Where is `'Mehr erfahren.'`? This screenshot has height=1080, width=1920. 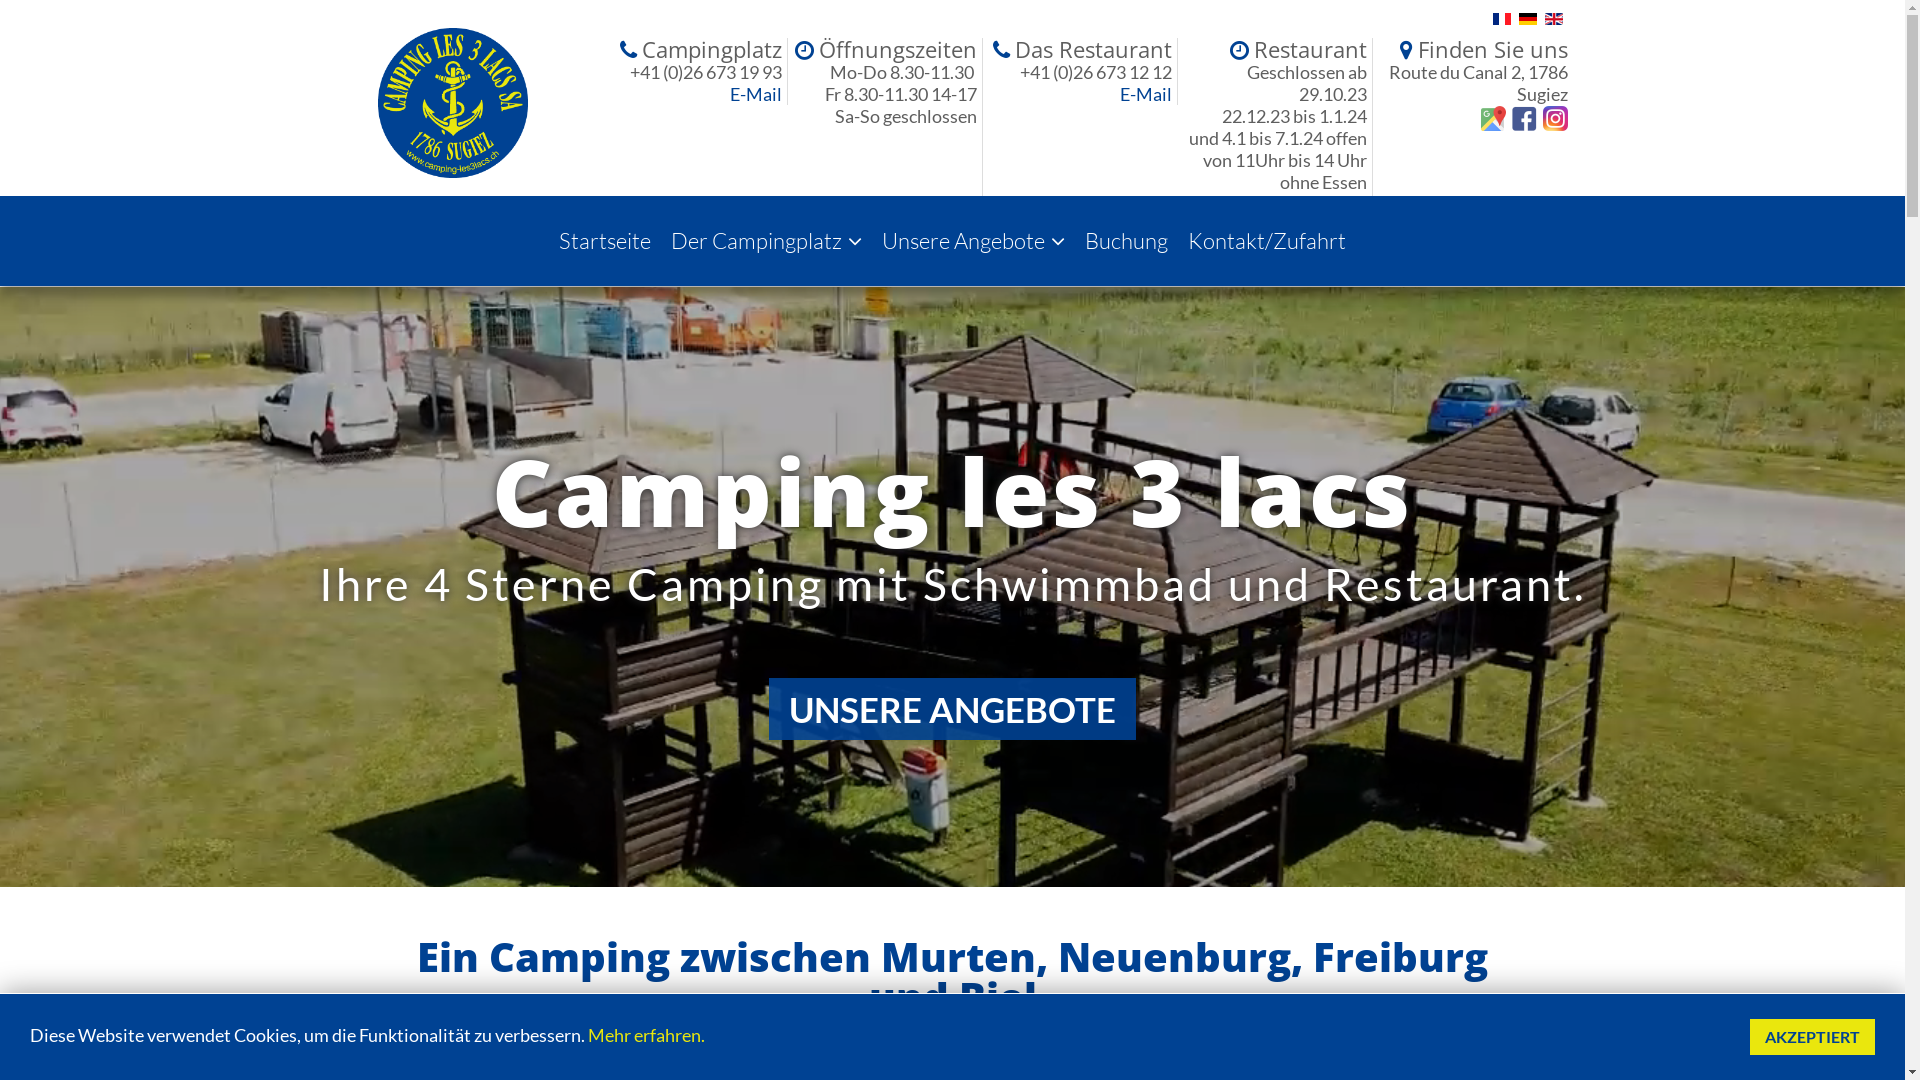 'Mehr erfahren.' is located at coordinates (646, 1034).